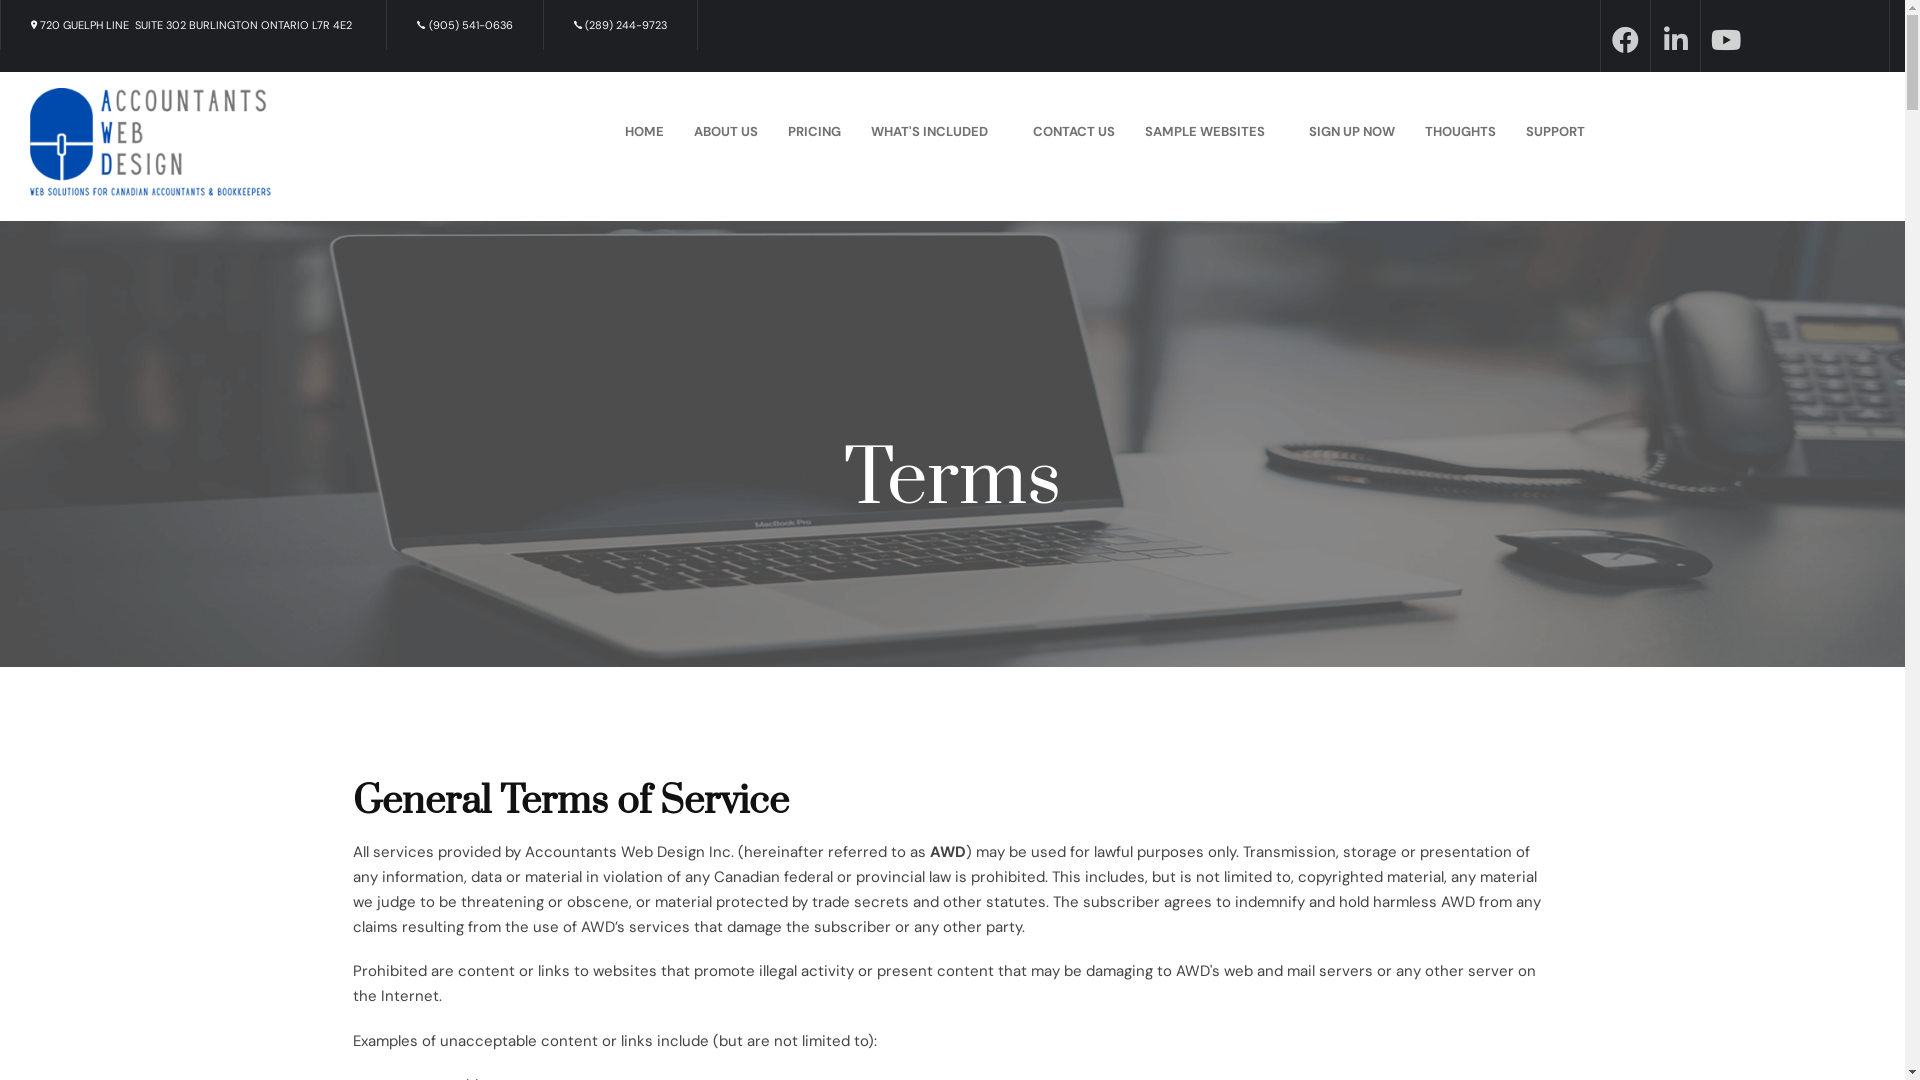 The height and width of the screenshot is (1080, 1920). Describe the element at coordinates (1725, 39) in the screenshot. I see `'youtube'` at that location.